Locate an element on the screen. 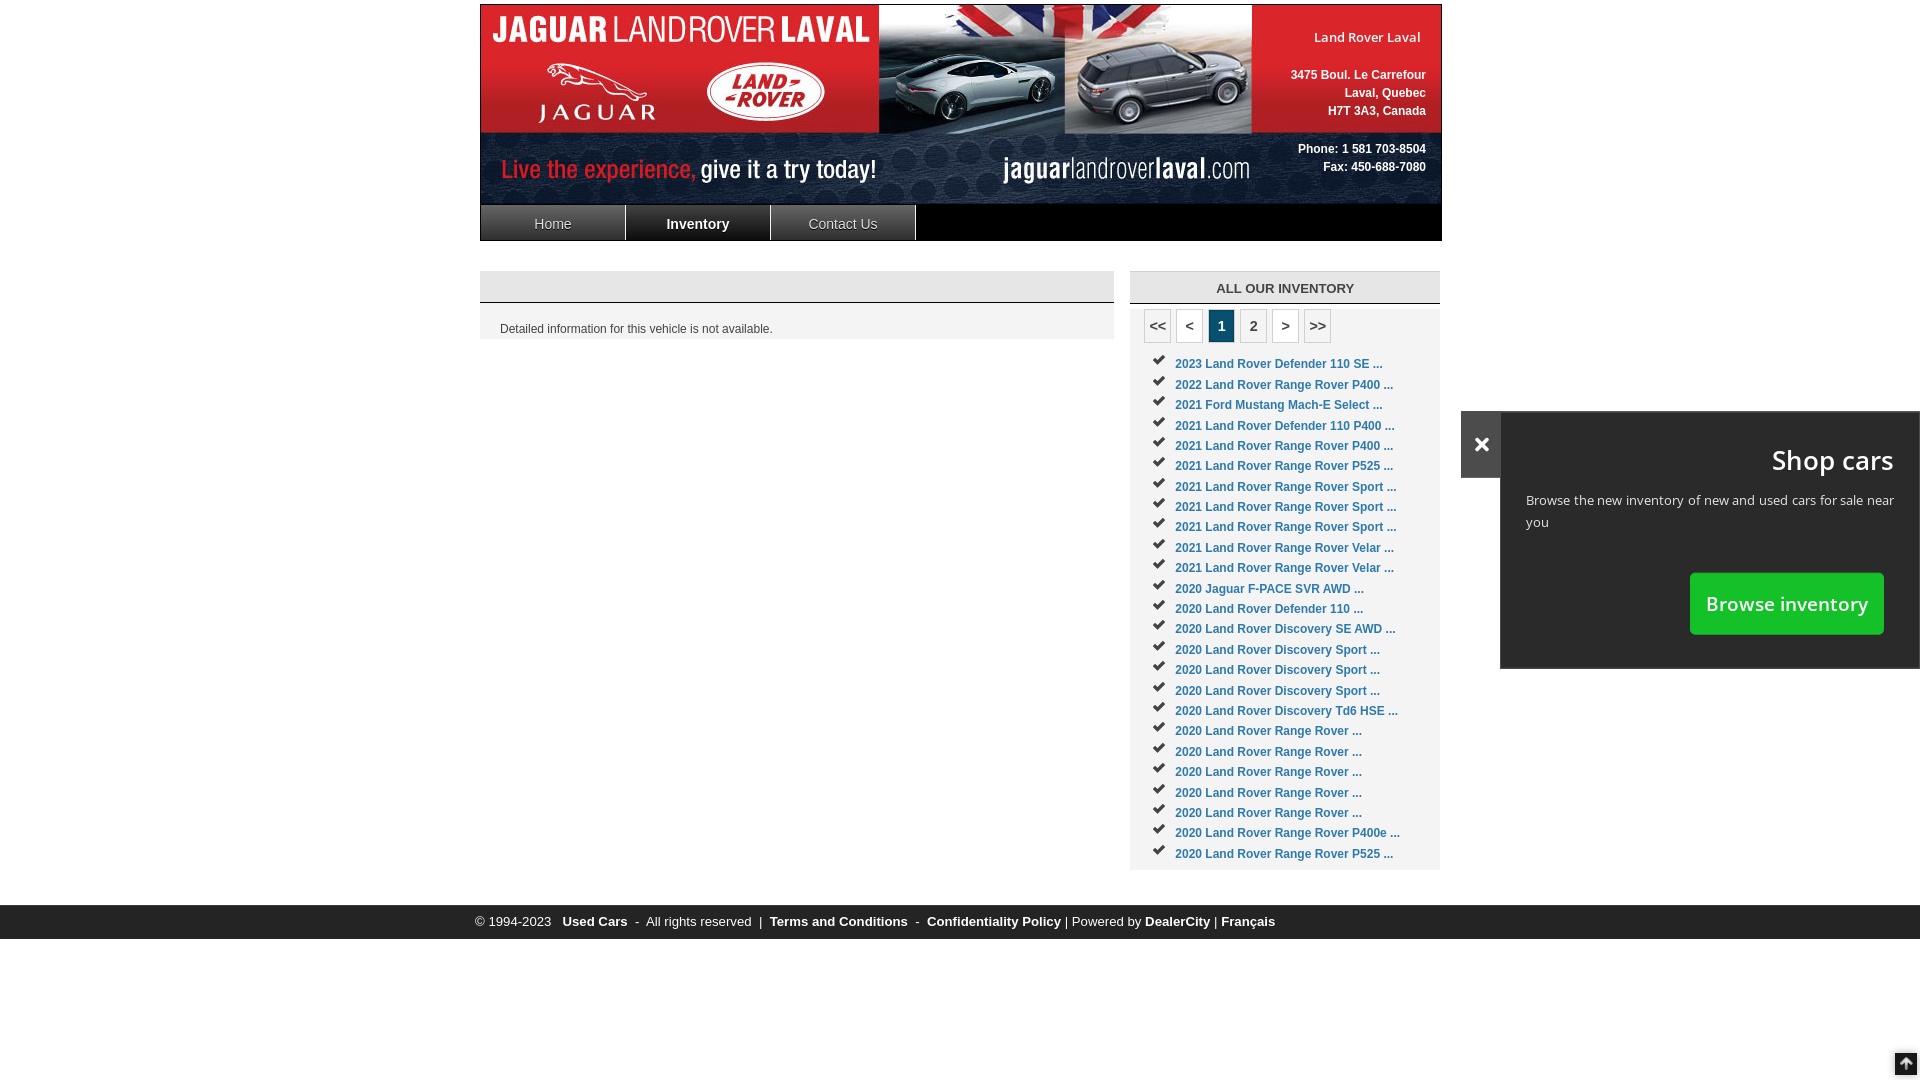 This screenshot has height=1080, width=1920. '2020 Land Rover Range Rover P400e ...' is located at coordinates (1175, 833).